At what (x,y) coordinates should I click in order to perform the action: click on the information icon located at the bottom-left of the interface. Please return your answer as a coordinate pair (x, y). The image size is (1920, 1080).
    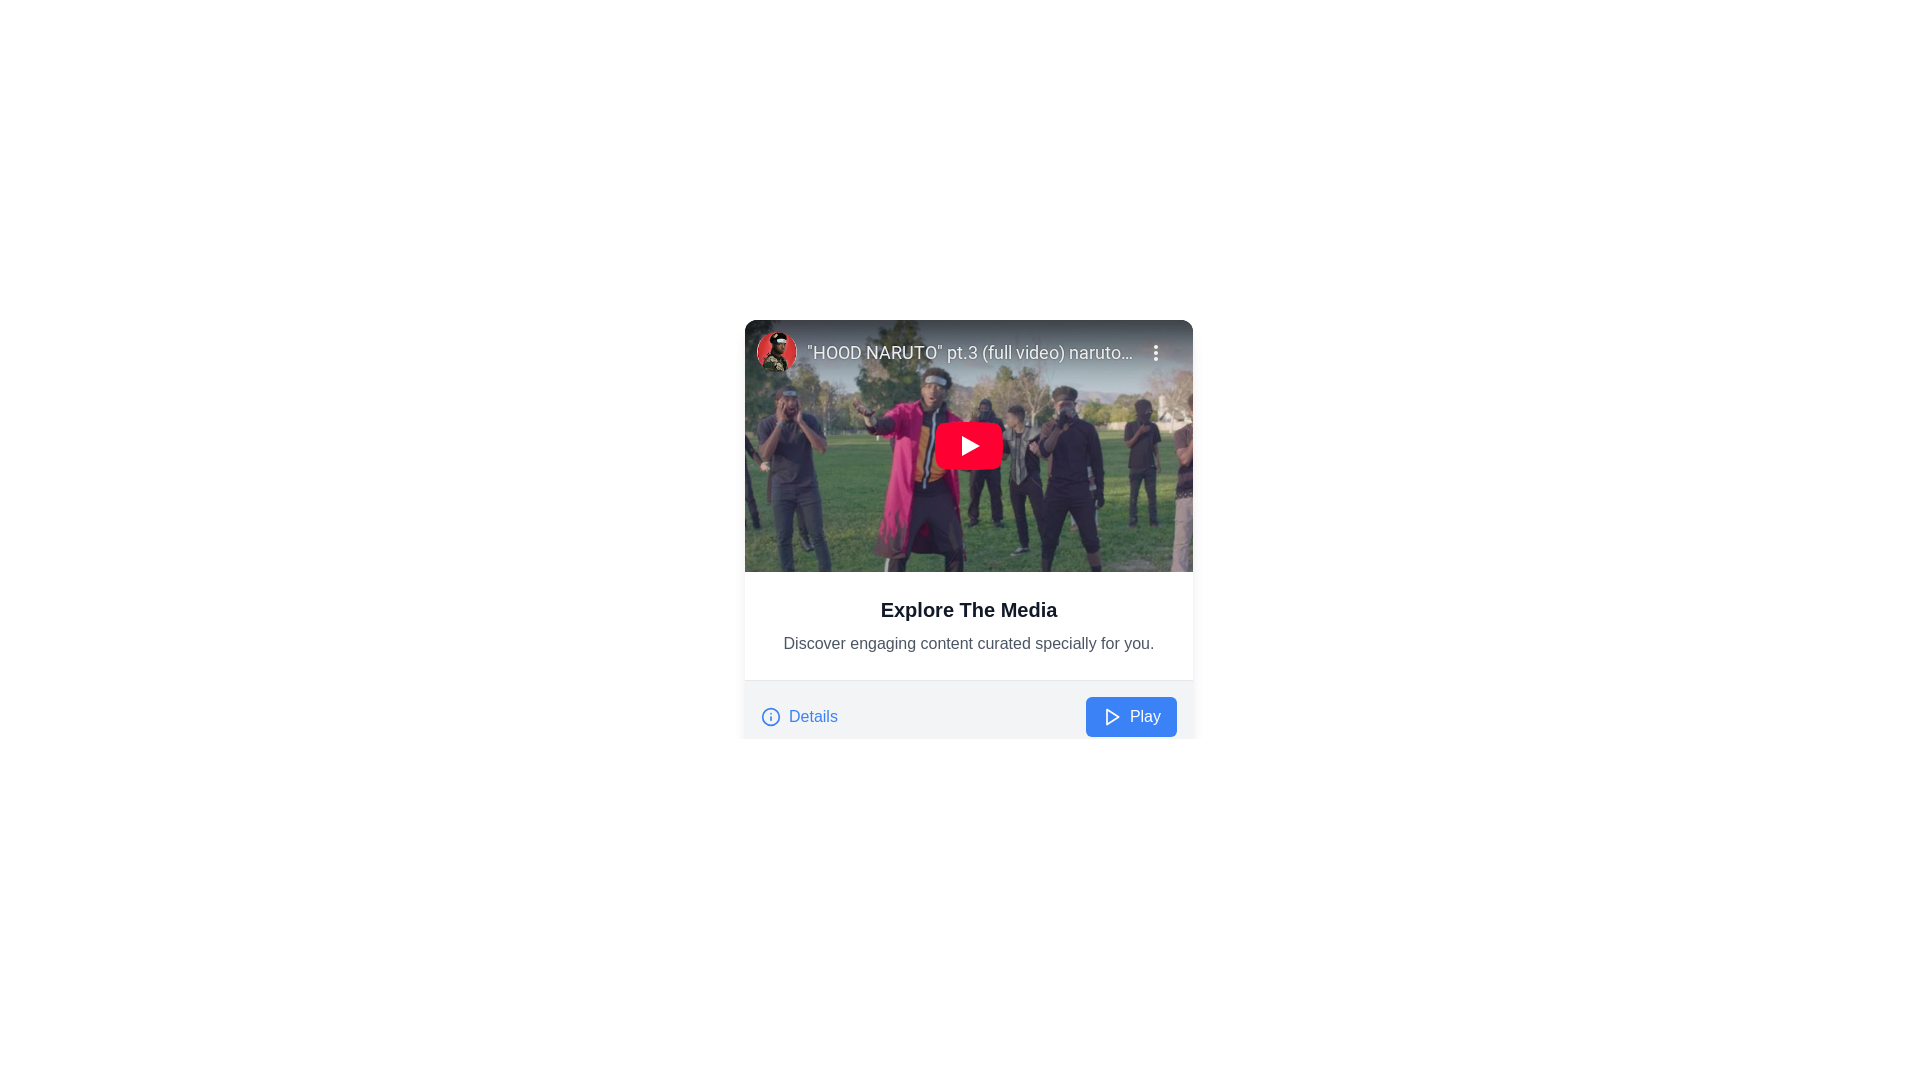
    Looking at the image, I should click on (770, 716).